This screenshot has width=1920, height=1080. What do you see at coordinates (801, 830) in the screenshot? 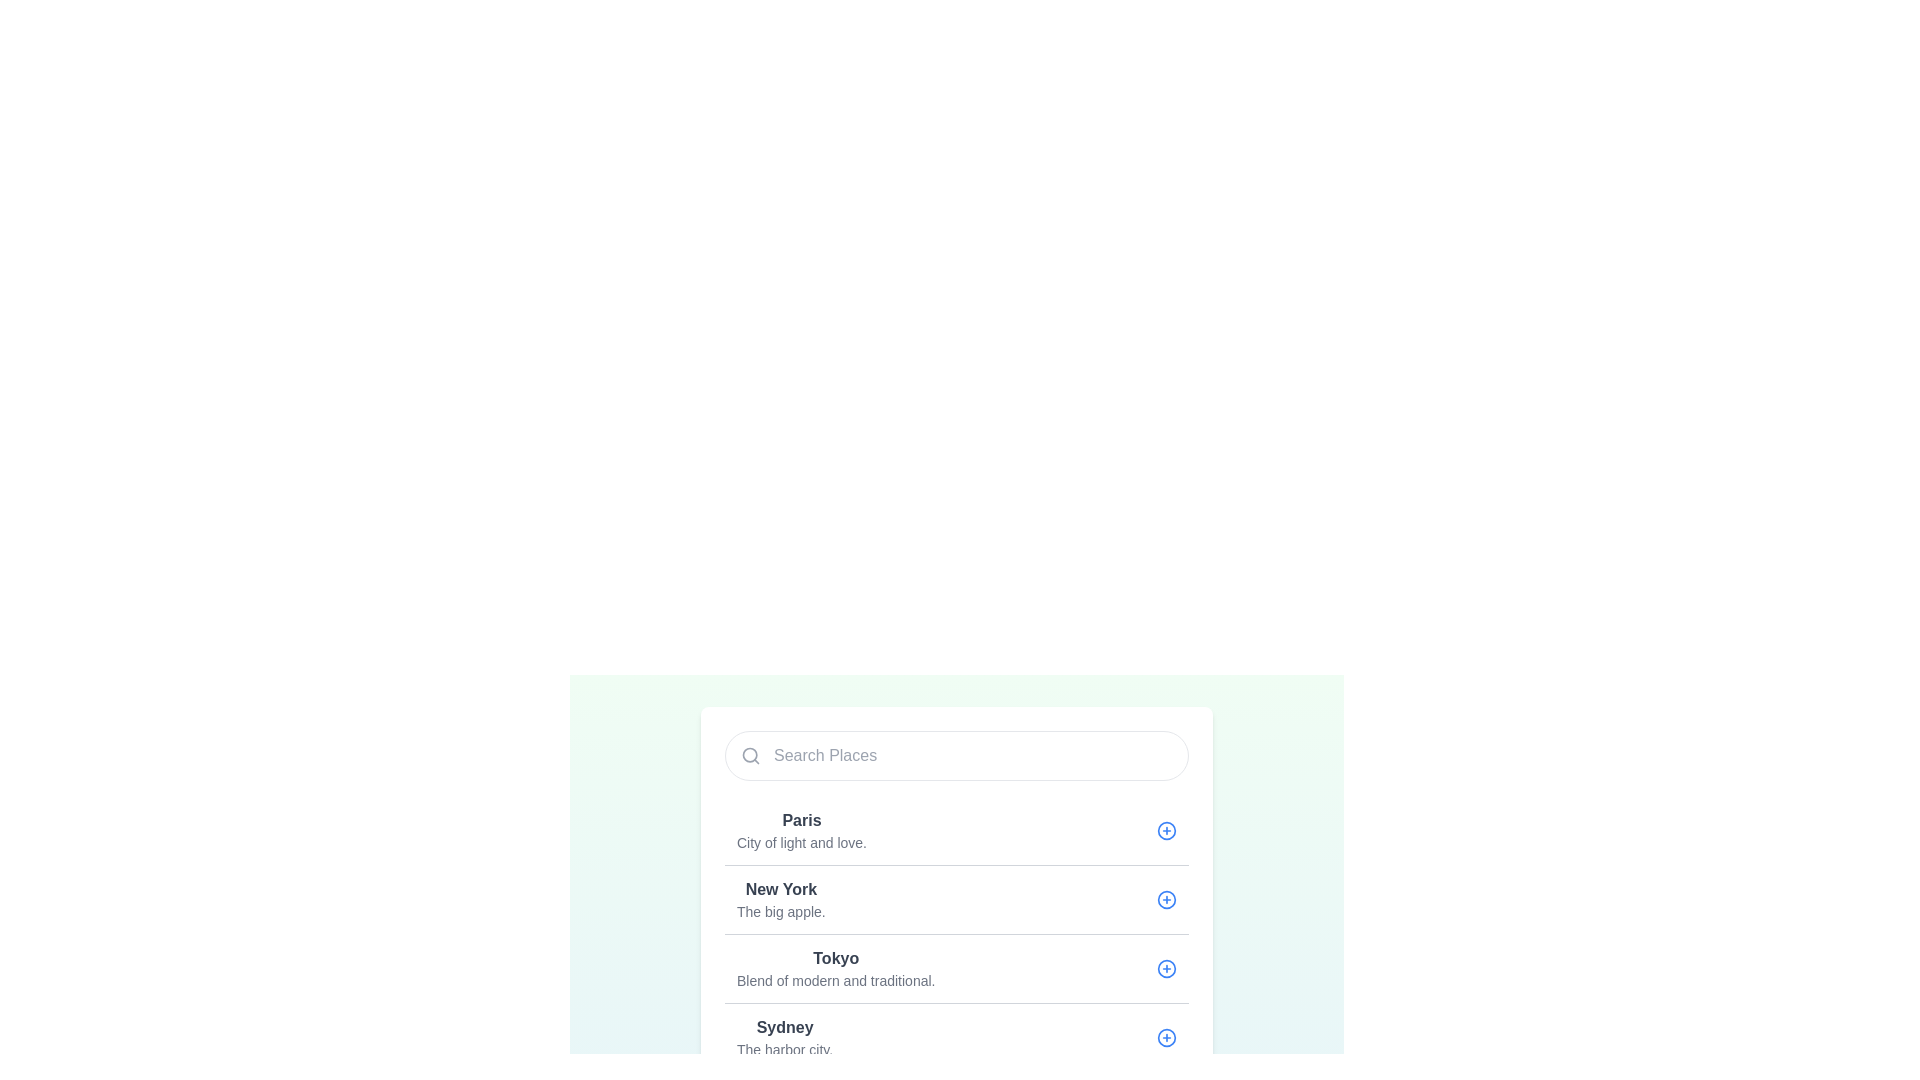
I see `the Text Label representing a selectable item in the list of places` at bounding box center [801, 830].